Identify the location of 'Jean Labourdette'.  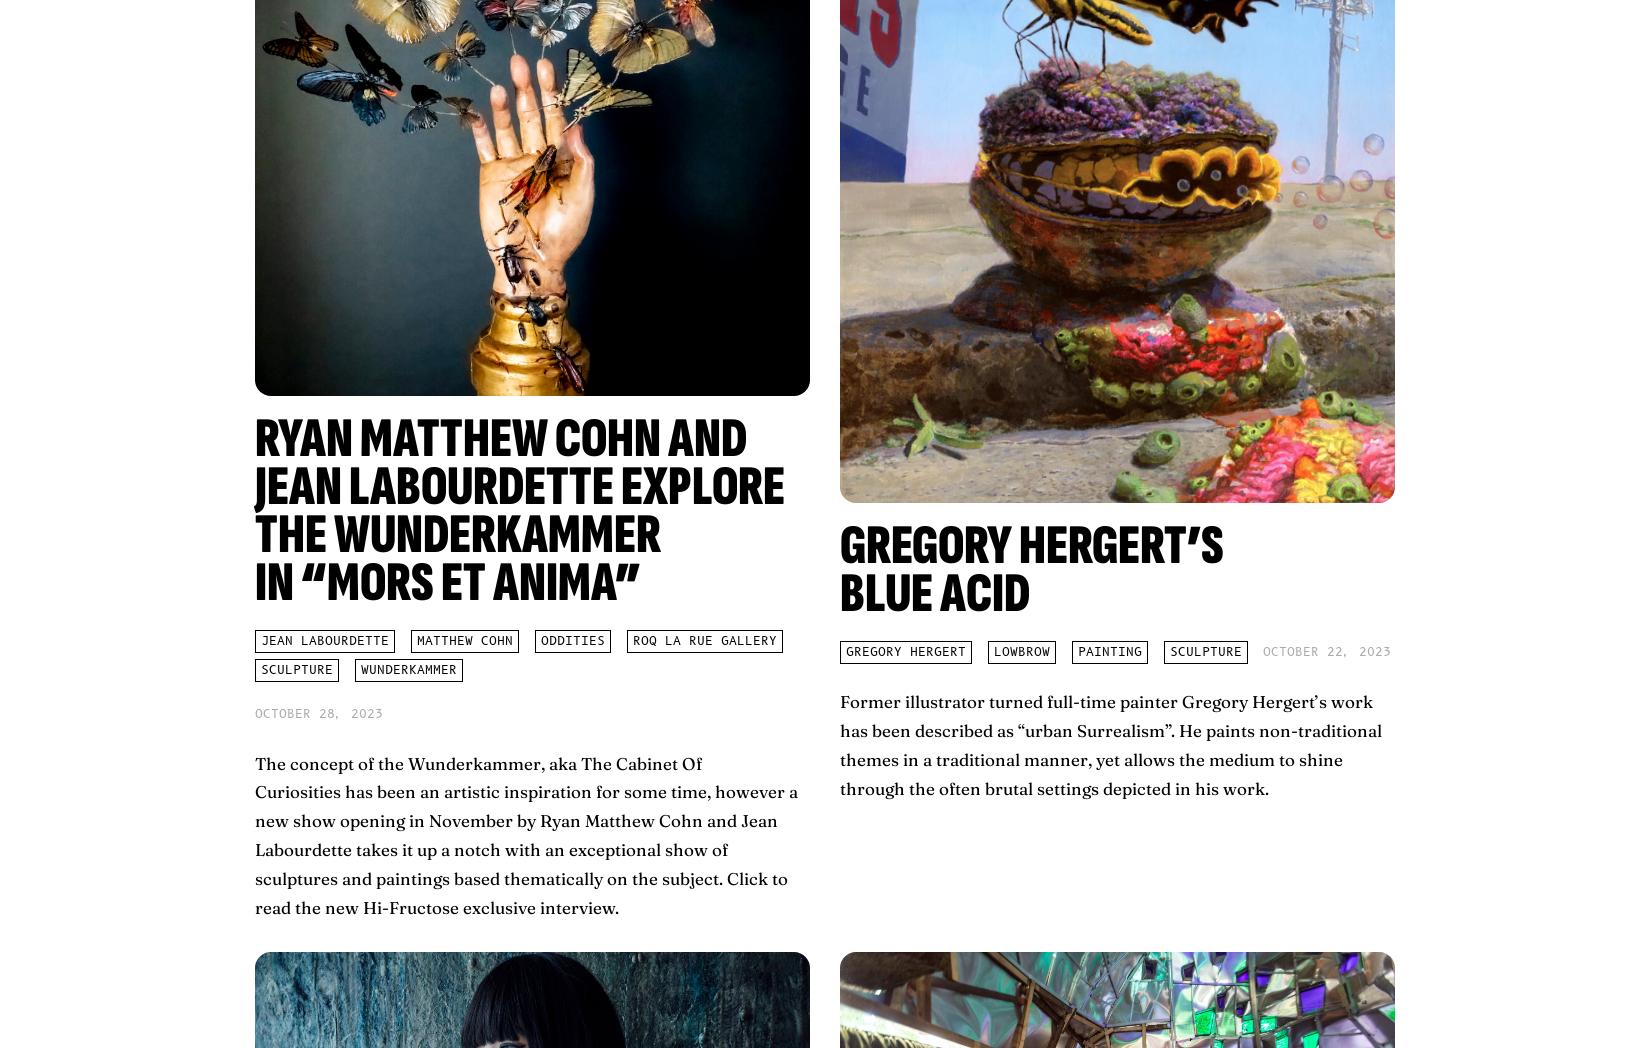
(325, 640).